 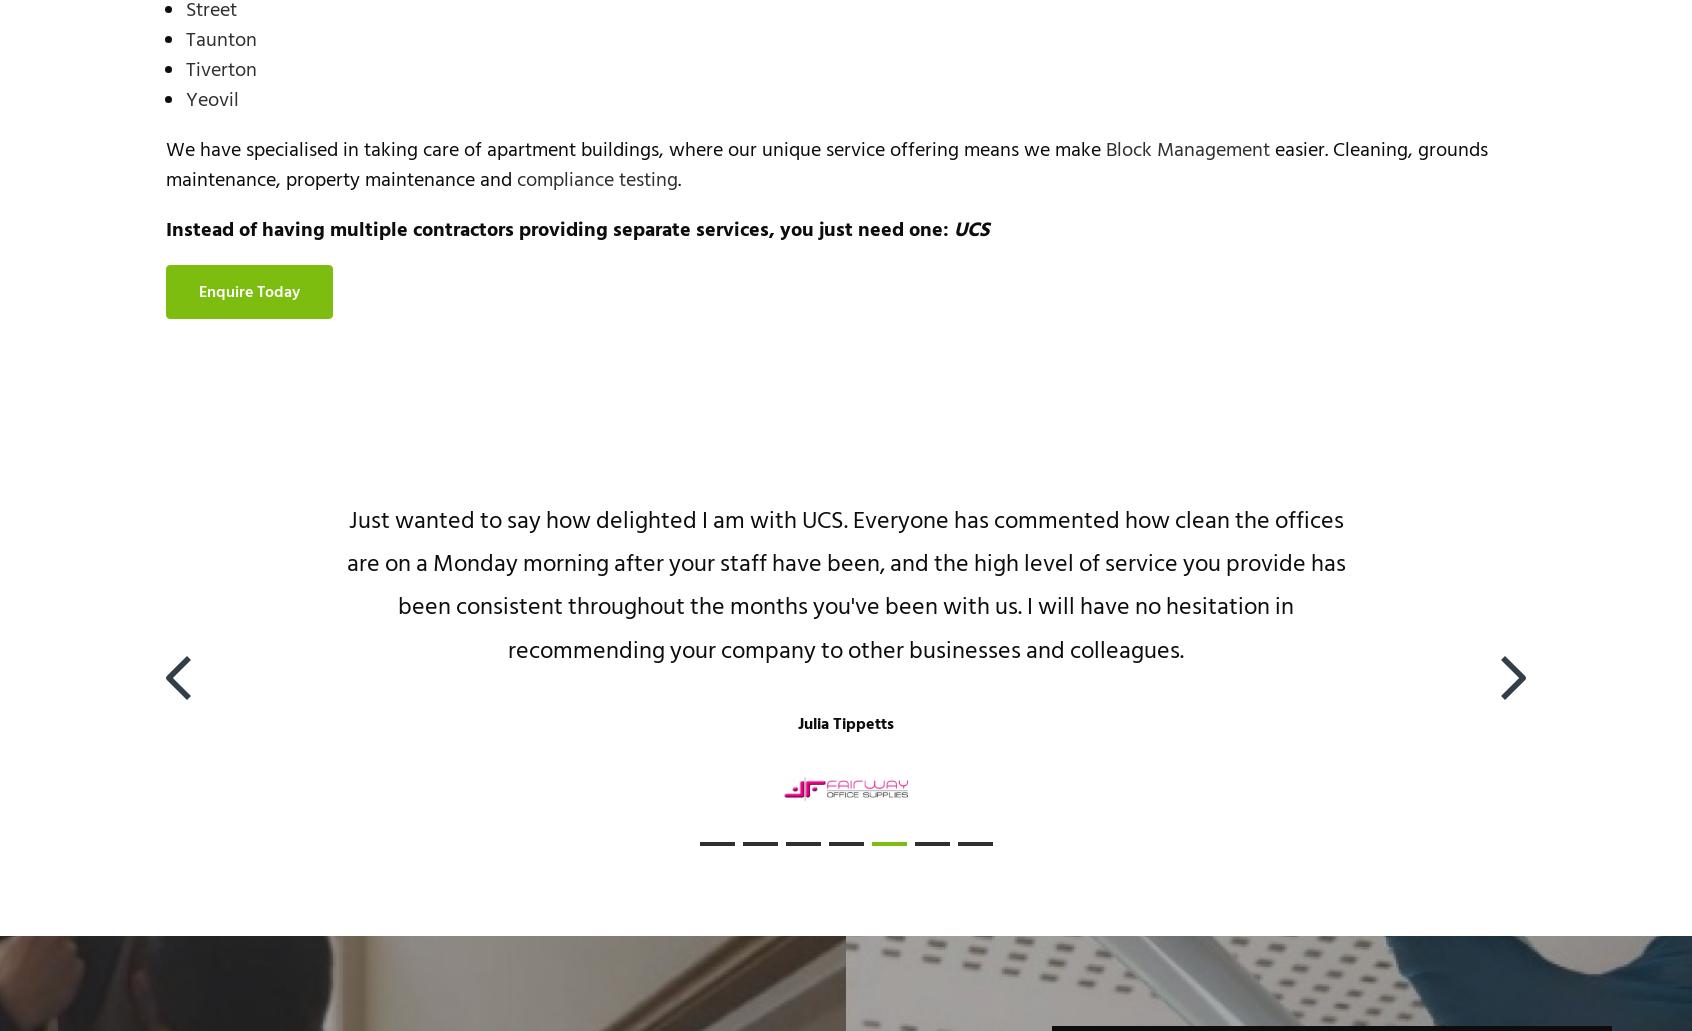 What do you see at coordinates (221, 70) in the screenshot?
I see `'Tiverton'` at bounding box center [221, 70].